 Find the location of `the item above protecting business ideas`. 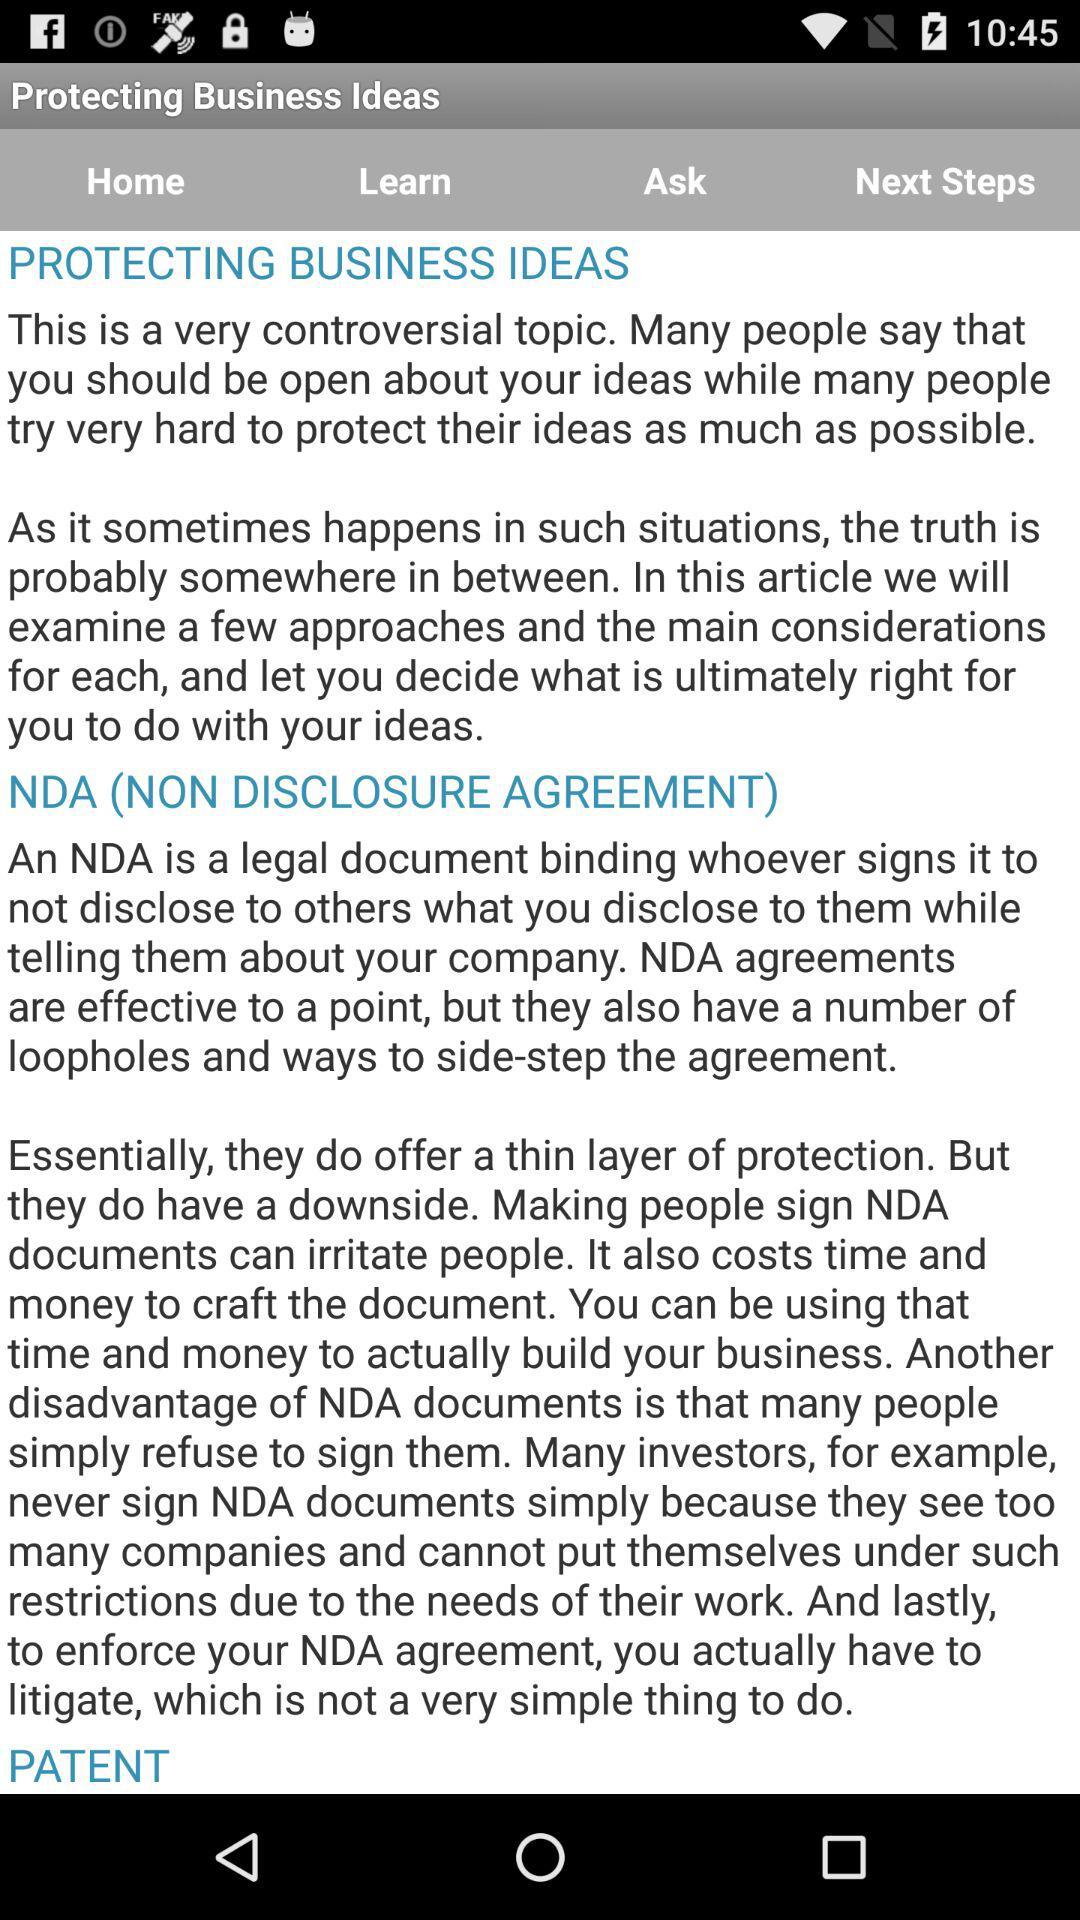

the item above protecting business ideas is located at coordinates (675, 180).